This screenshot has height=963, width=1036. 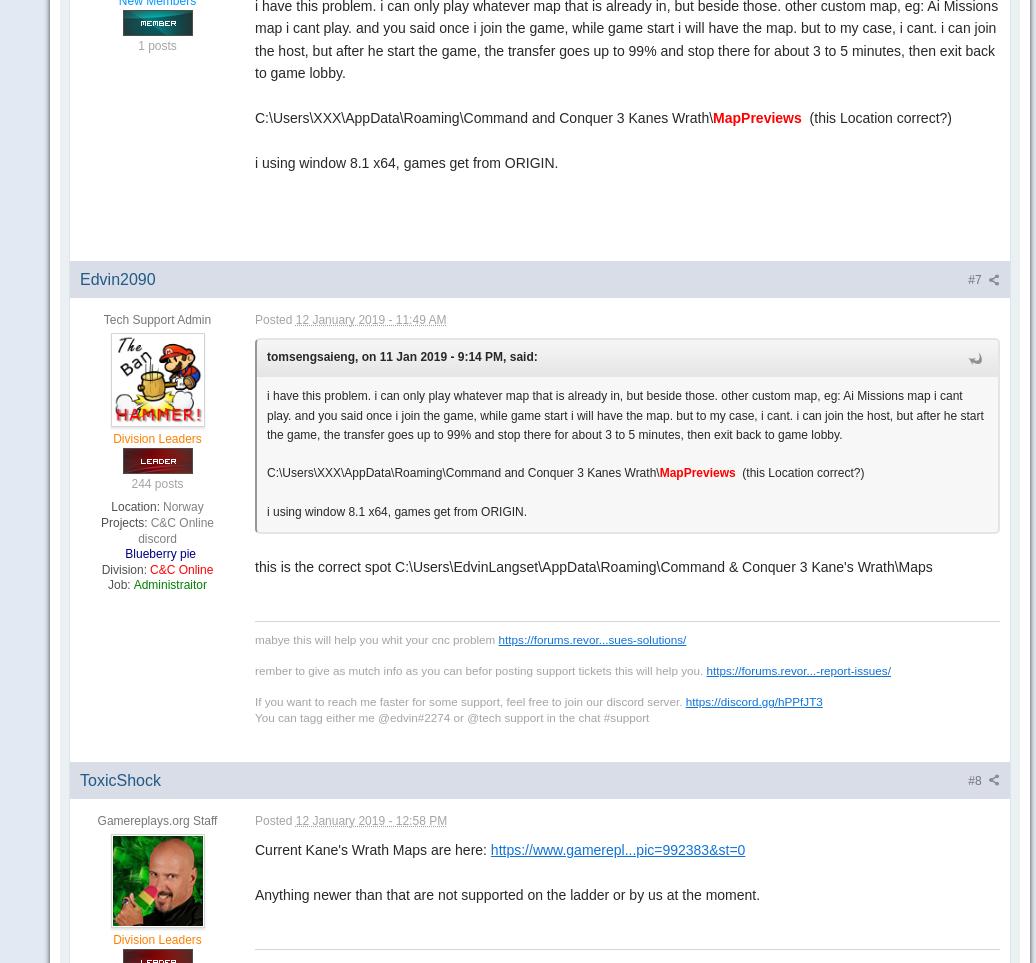 I want to click on 'If you want to reach me faster for some support, feel free to join our discord server.', so click(x=254, y=700).